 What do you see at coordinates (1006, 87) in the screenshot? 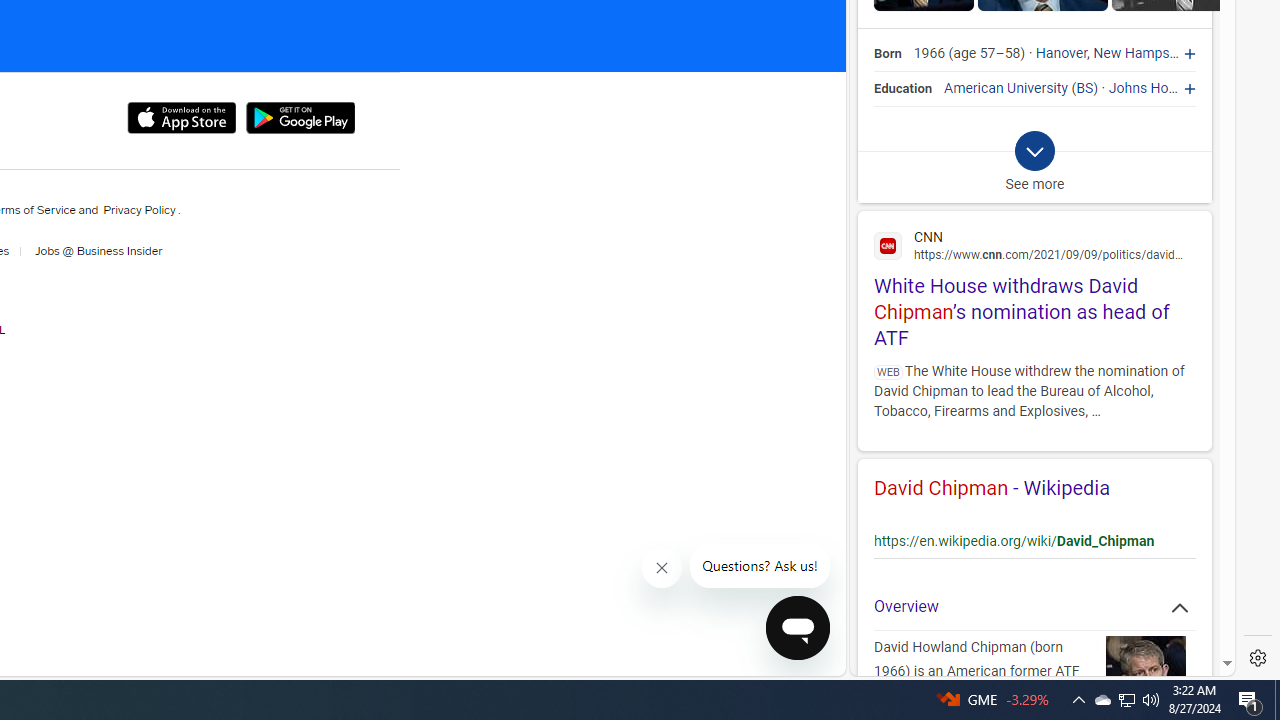
I see `'American University'` at bounding box center [1006, 87].